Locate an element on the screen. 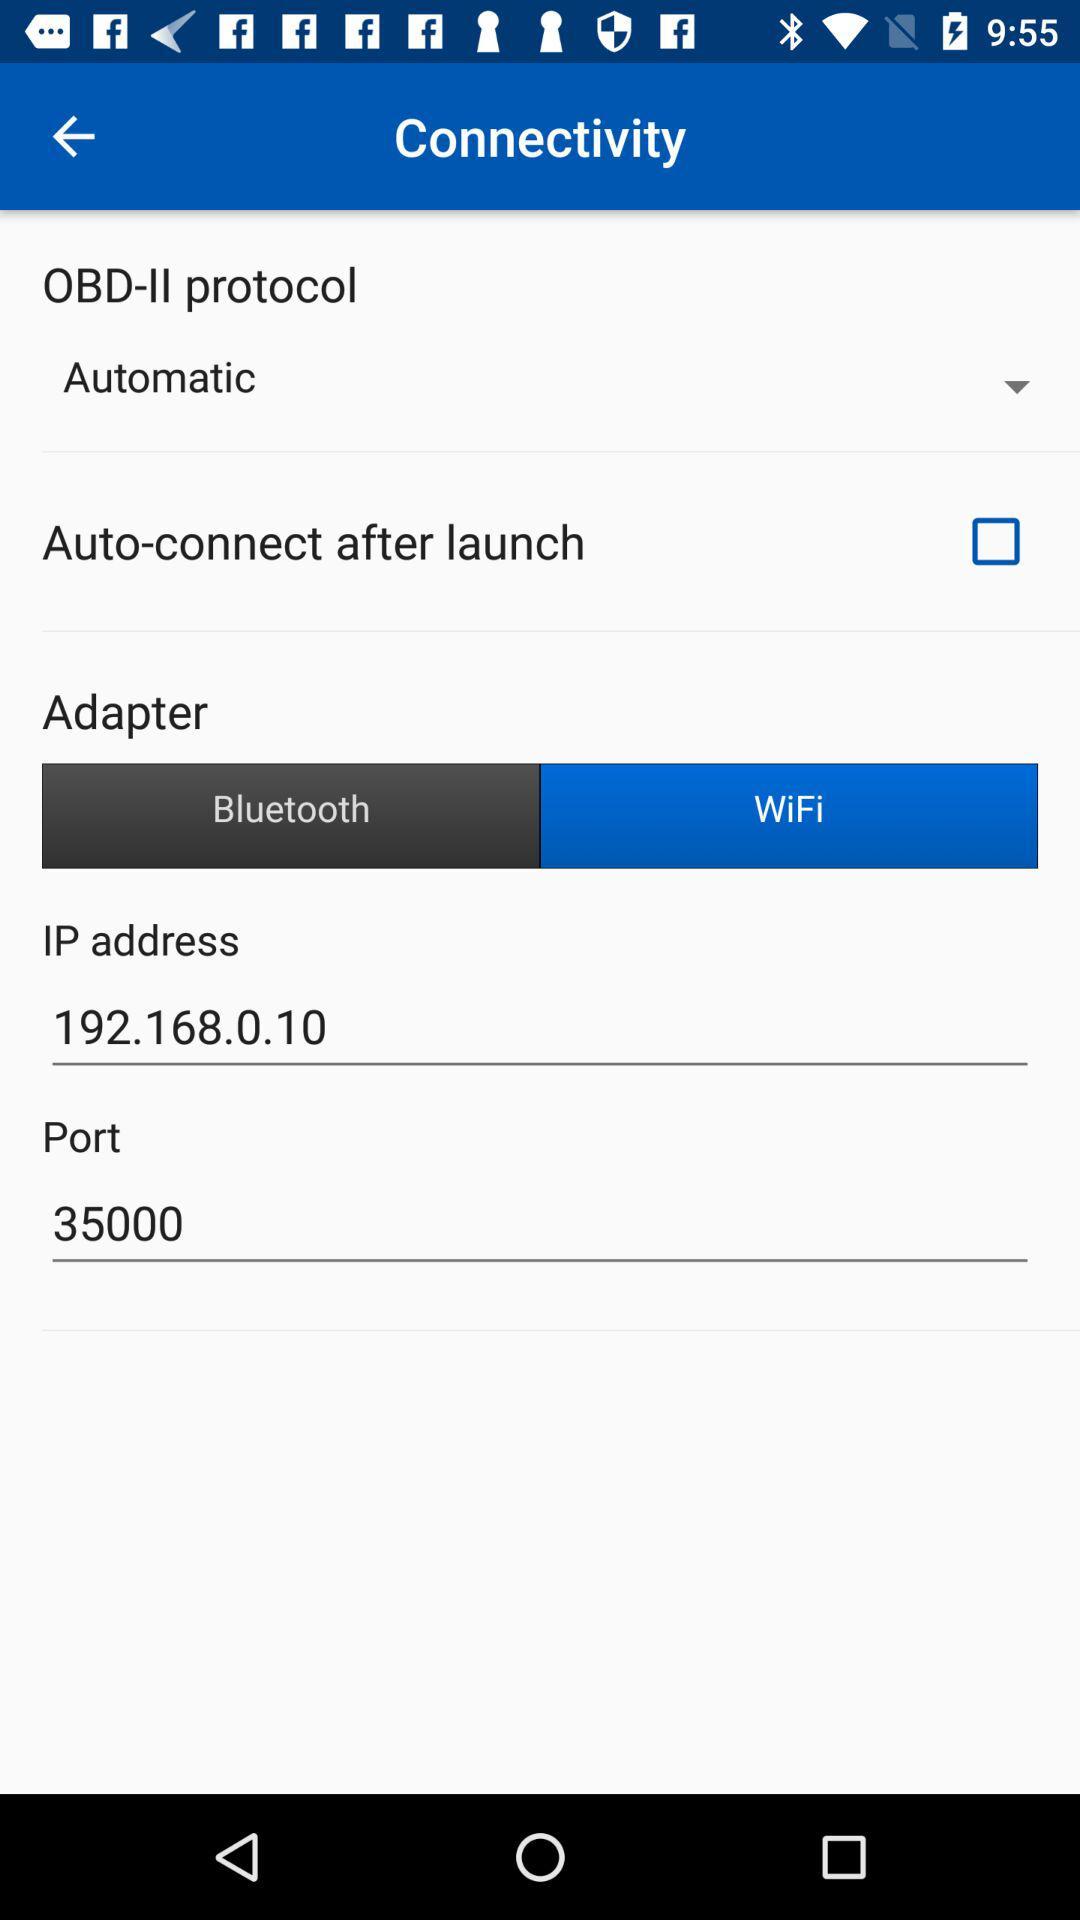  the item below the adapter item is located at coordinates (788, 816).